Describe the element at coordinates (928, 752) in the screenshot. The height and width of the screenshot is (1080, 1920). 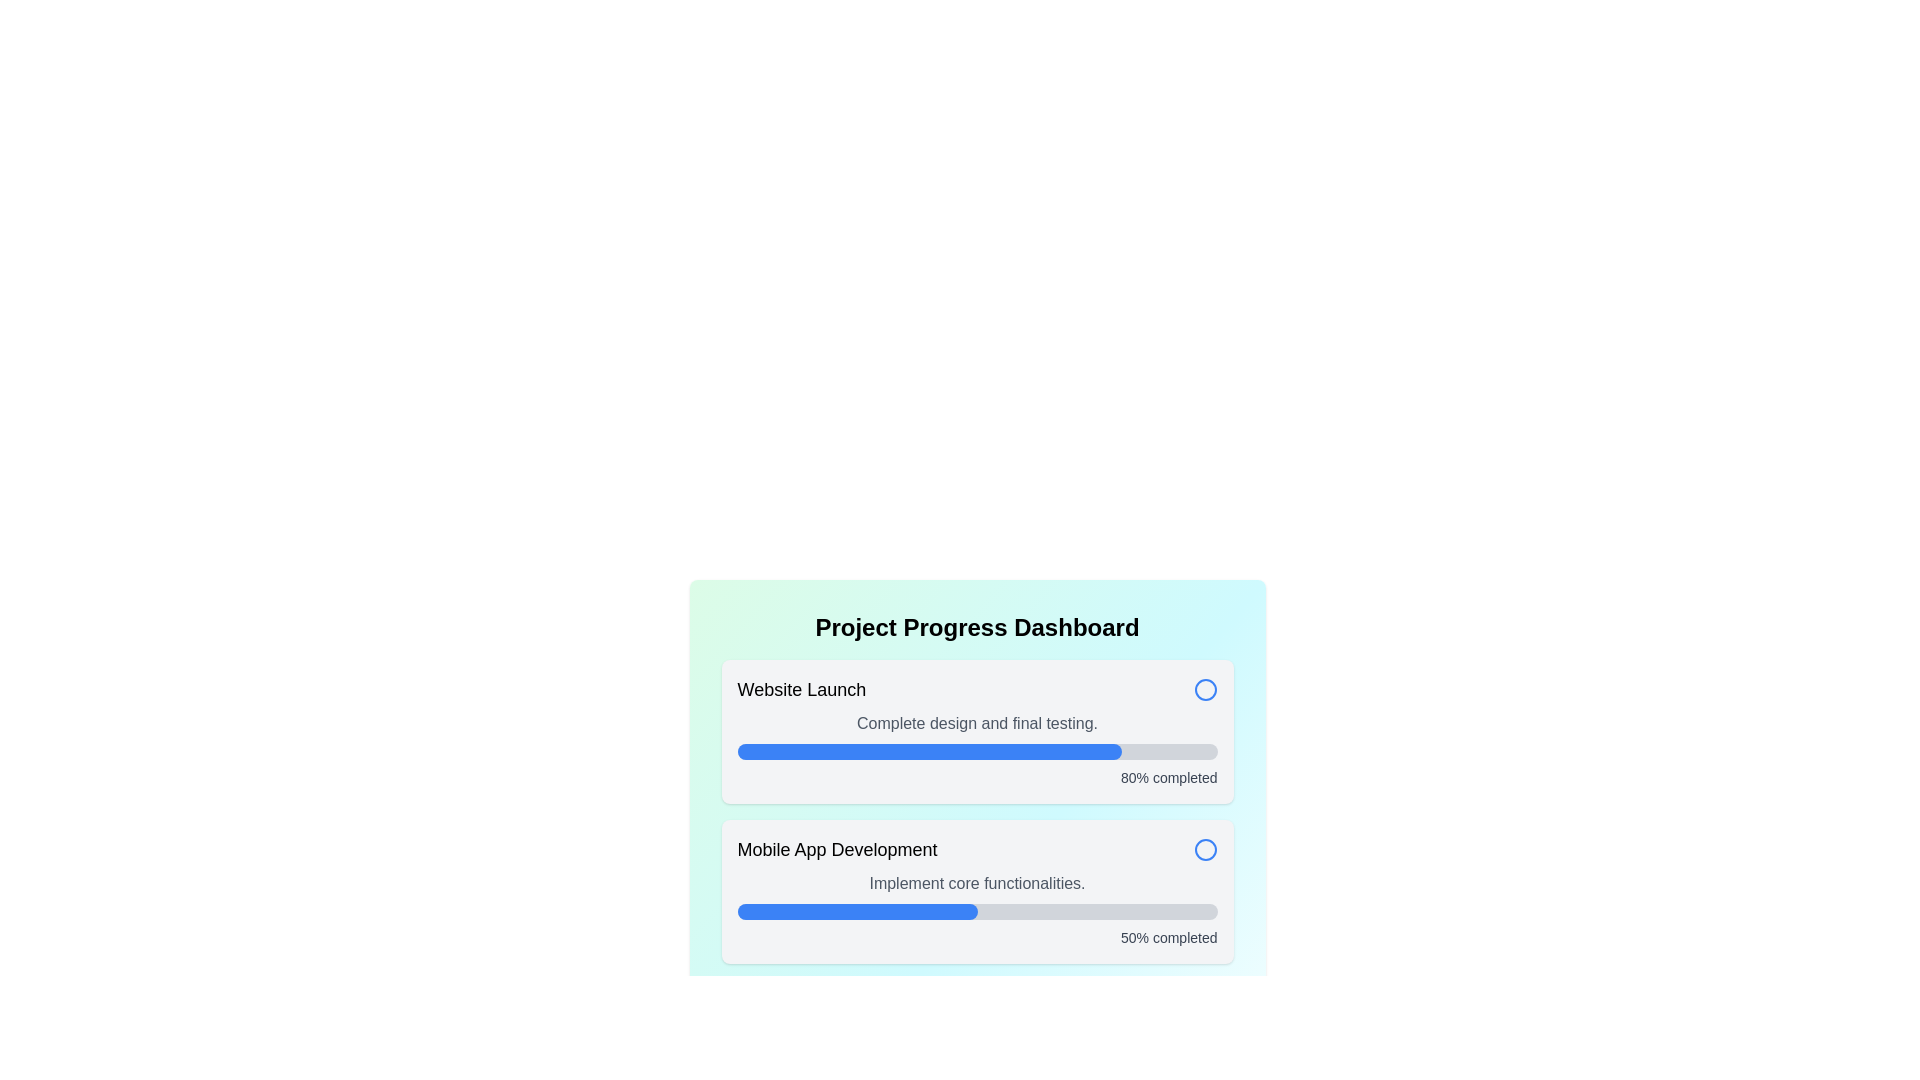
I see `the blue progress bar segment that visually indicates 80% completion of the task, located under the 'Complete design and final testing.' label` at that location.